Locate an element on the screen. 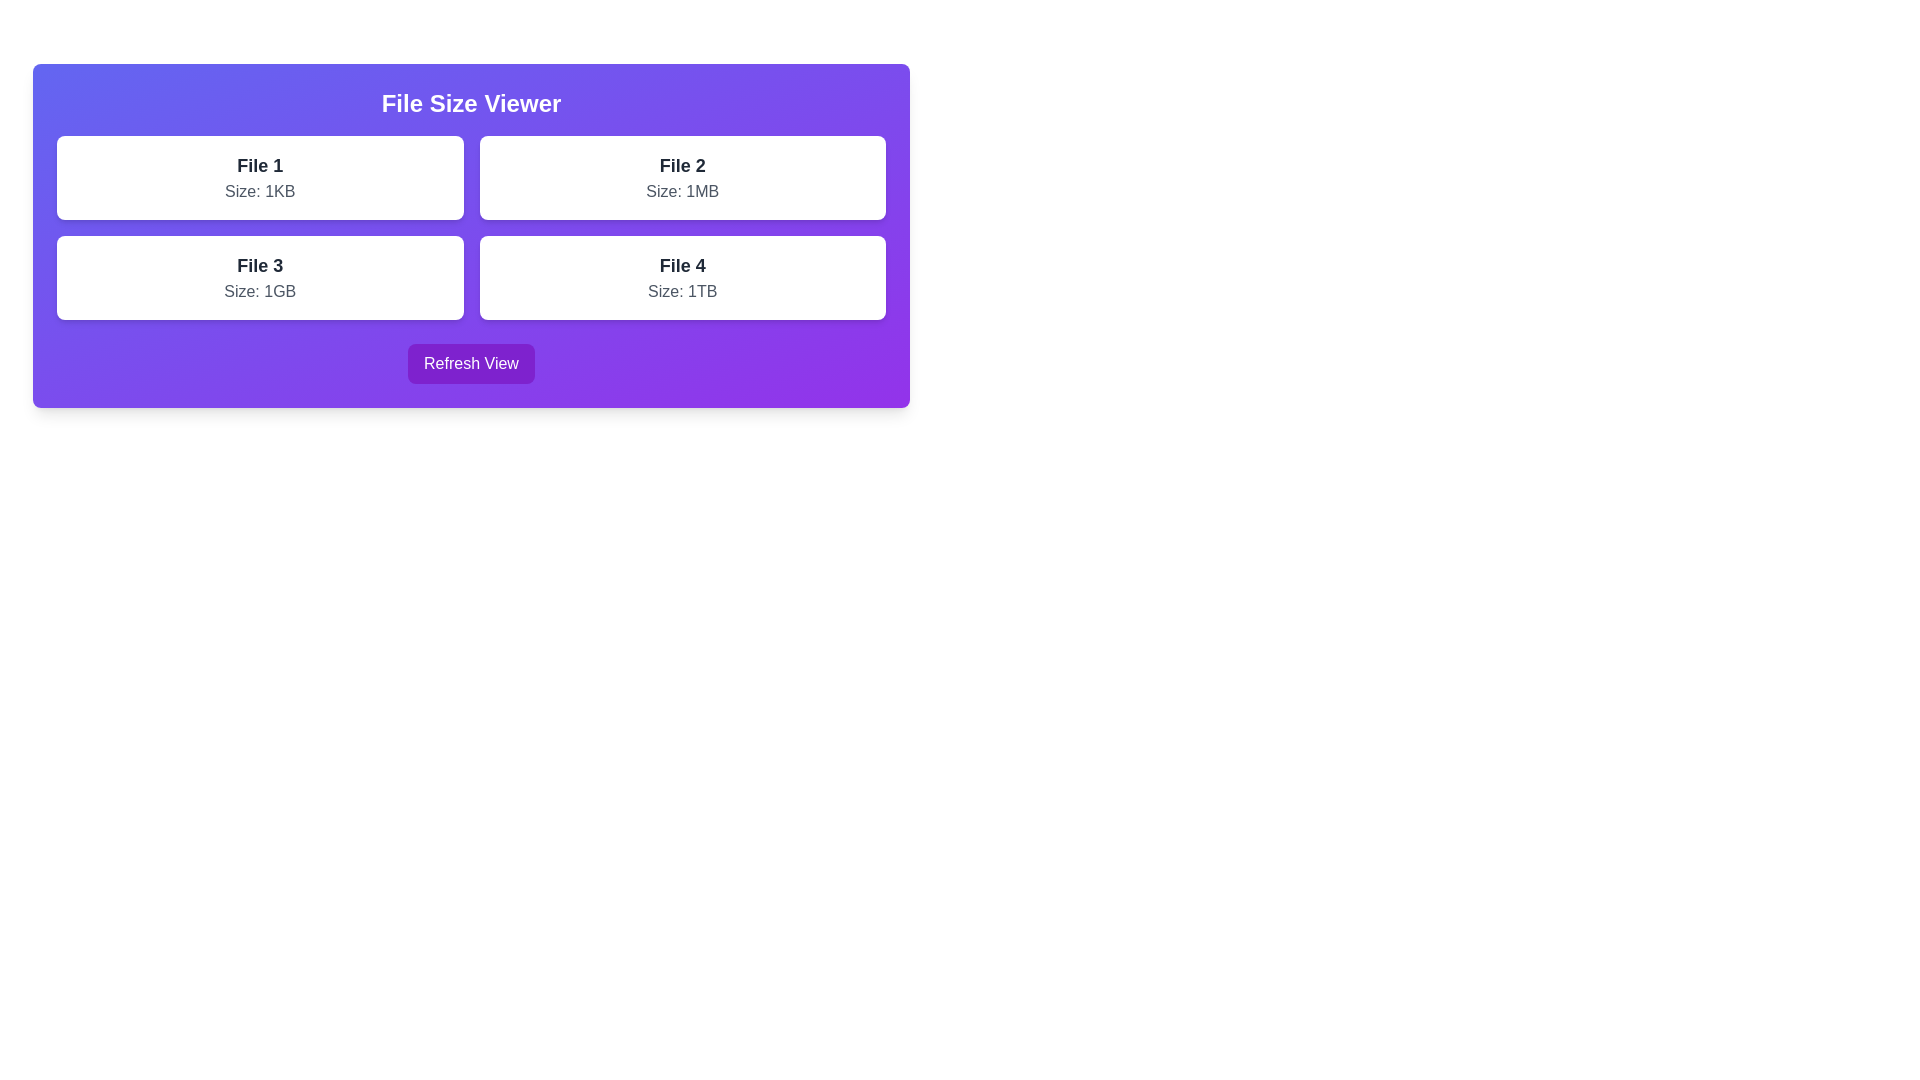 The height and width of the screenshot is (1080, 1920). the static text label that conveys file size information for 'File 3', located at the bottom of the card labeled 'File 3' is located at coordinates (259, 292).